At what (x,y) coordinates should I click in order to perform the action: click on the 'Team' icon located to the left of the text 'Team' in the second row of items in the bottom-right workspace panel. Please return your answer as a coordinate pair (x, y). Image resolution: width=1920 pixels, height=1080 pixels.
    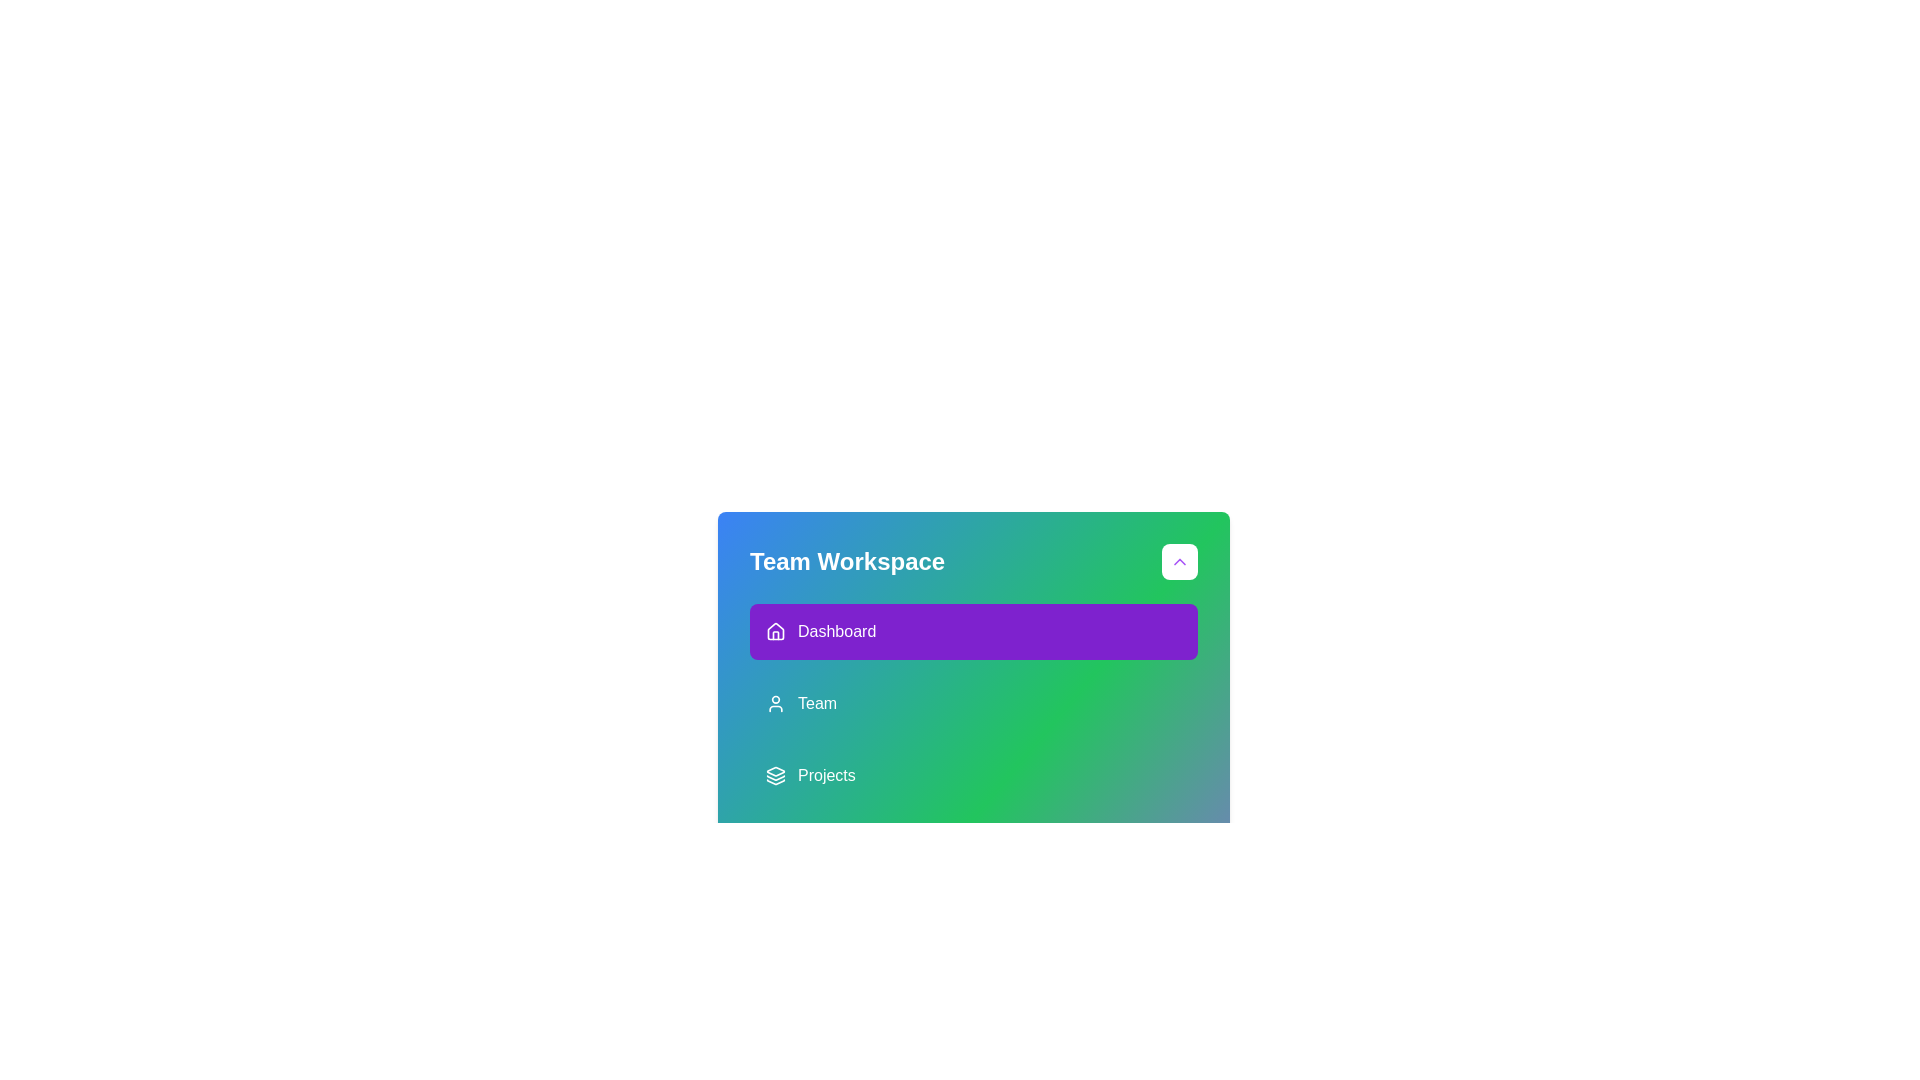
    Looking at the image, I should click on (775, 703).